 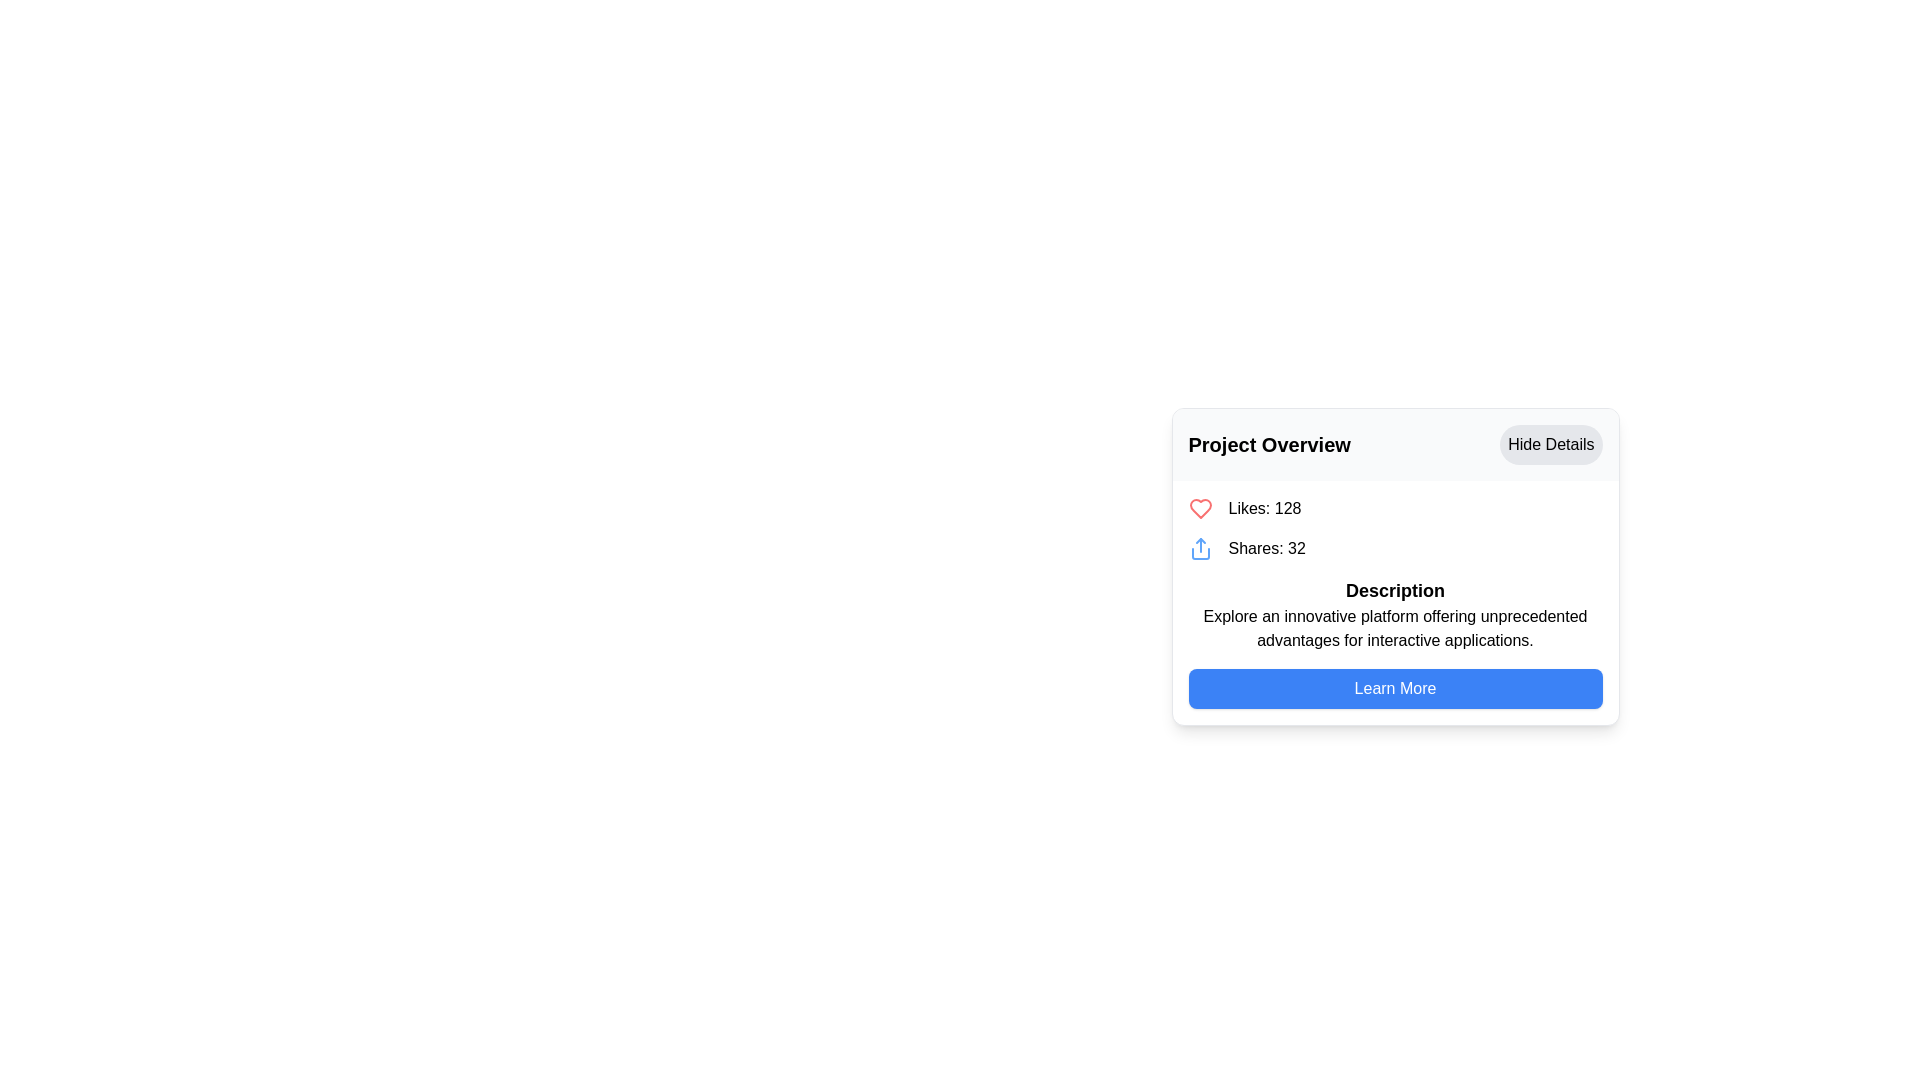 I want to click on the like or favorite icon located in the upper section of the card-like UI component, adjacent to the social counts text, so click(x=1200, y=508).